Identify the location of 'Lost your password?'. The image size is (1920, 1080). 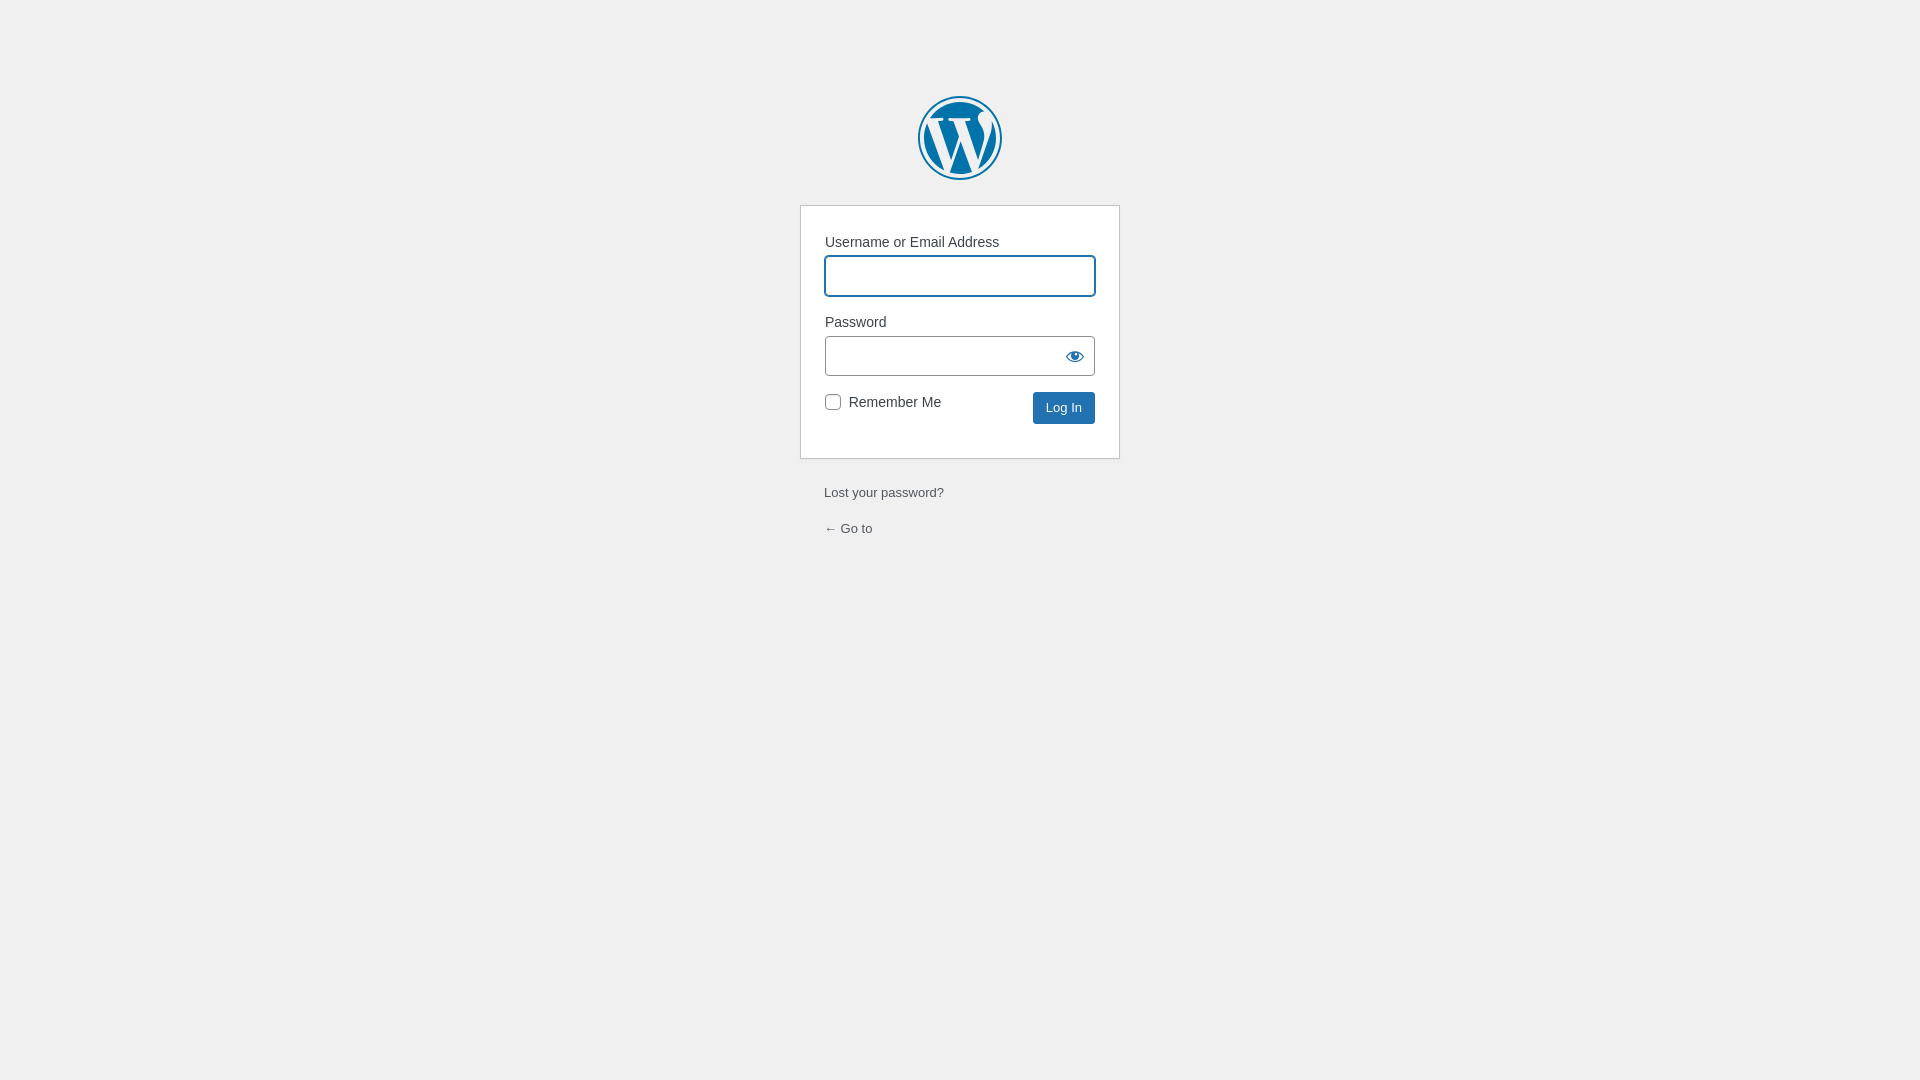
(824, 492).